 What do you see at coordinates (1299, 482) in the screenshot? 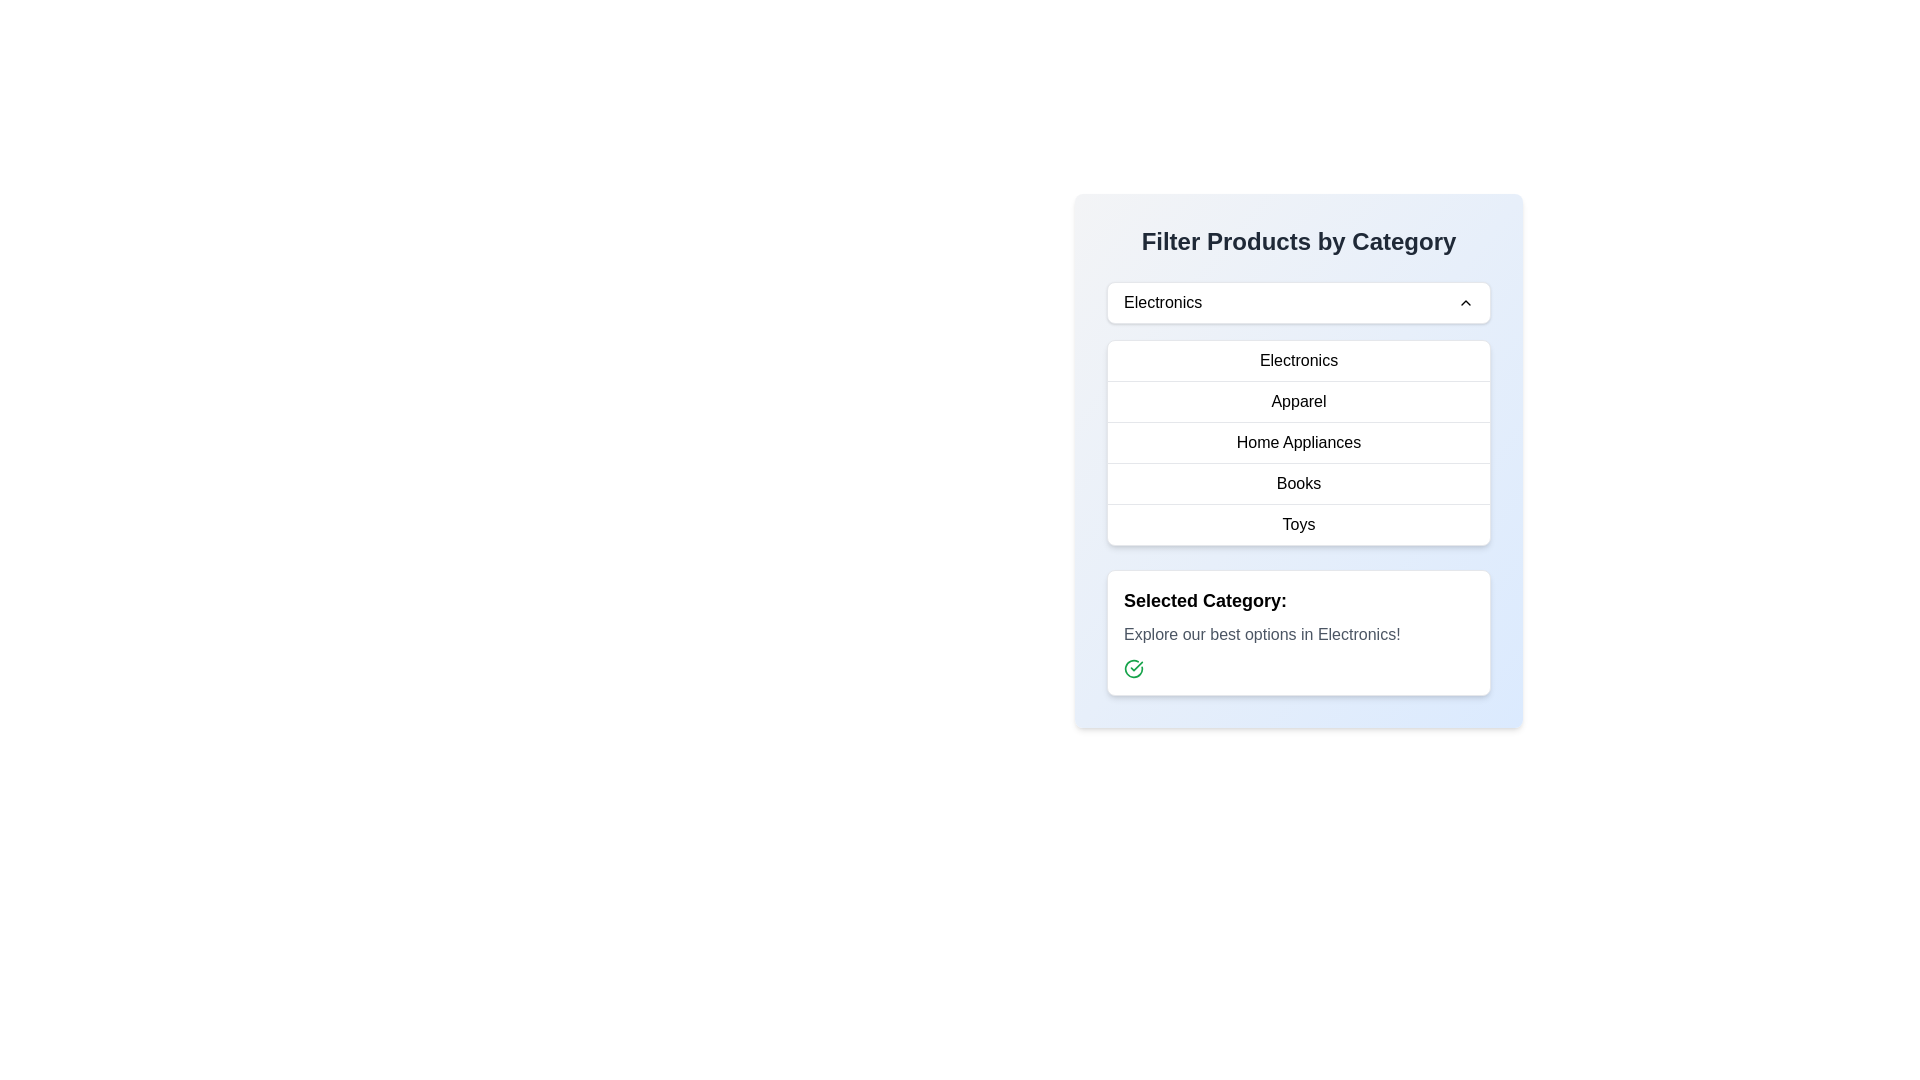
I see `the 'Books' label-like button, which is the fourth entry in a vertically stacked list of buttons, featuring a white background with a hover effect that changes to light blue` at bounding box center [1299, 482].